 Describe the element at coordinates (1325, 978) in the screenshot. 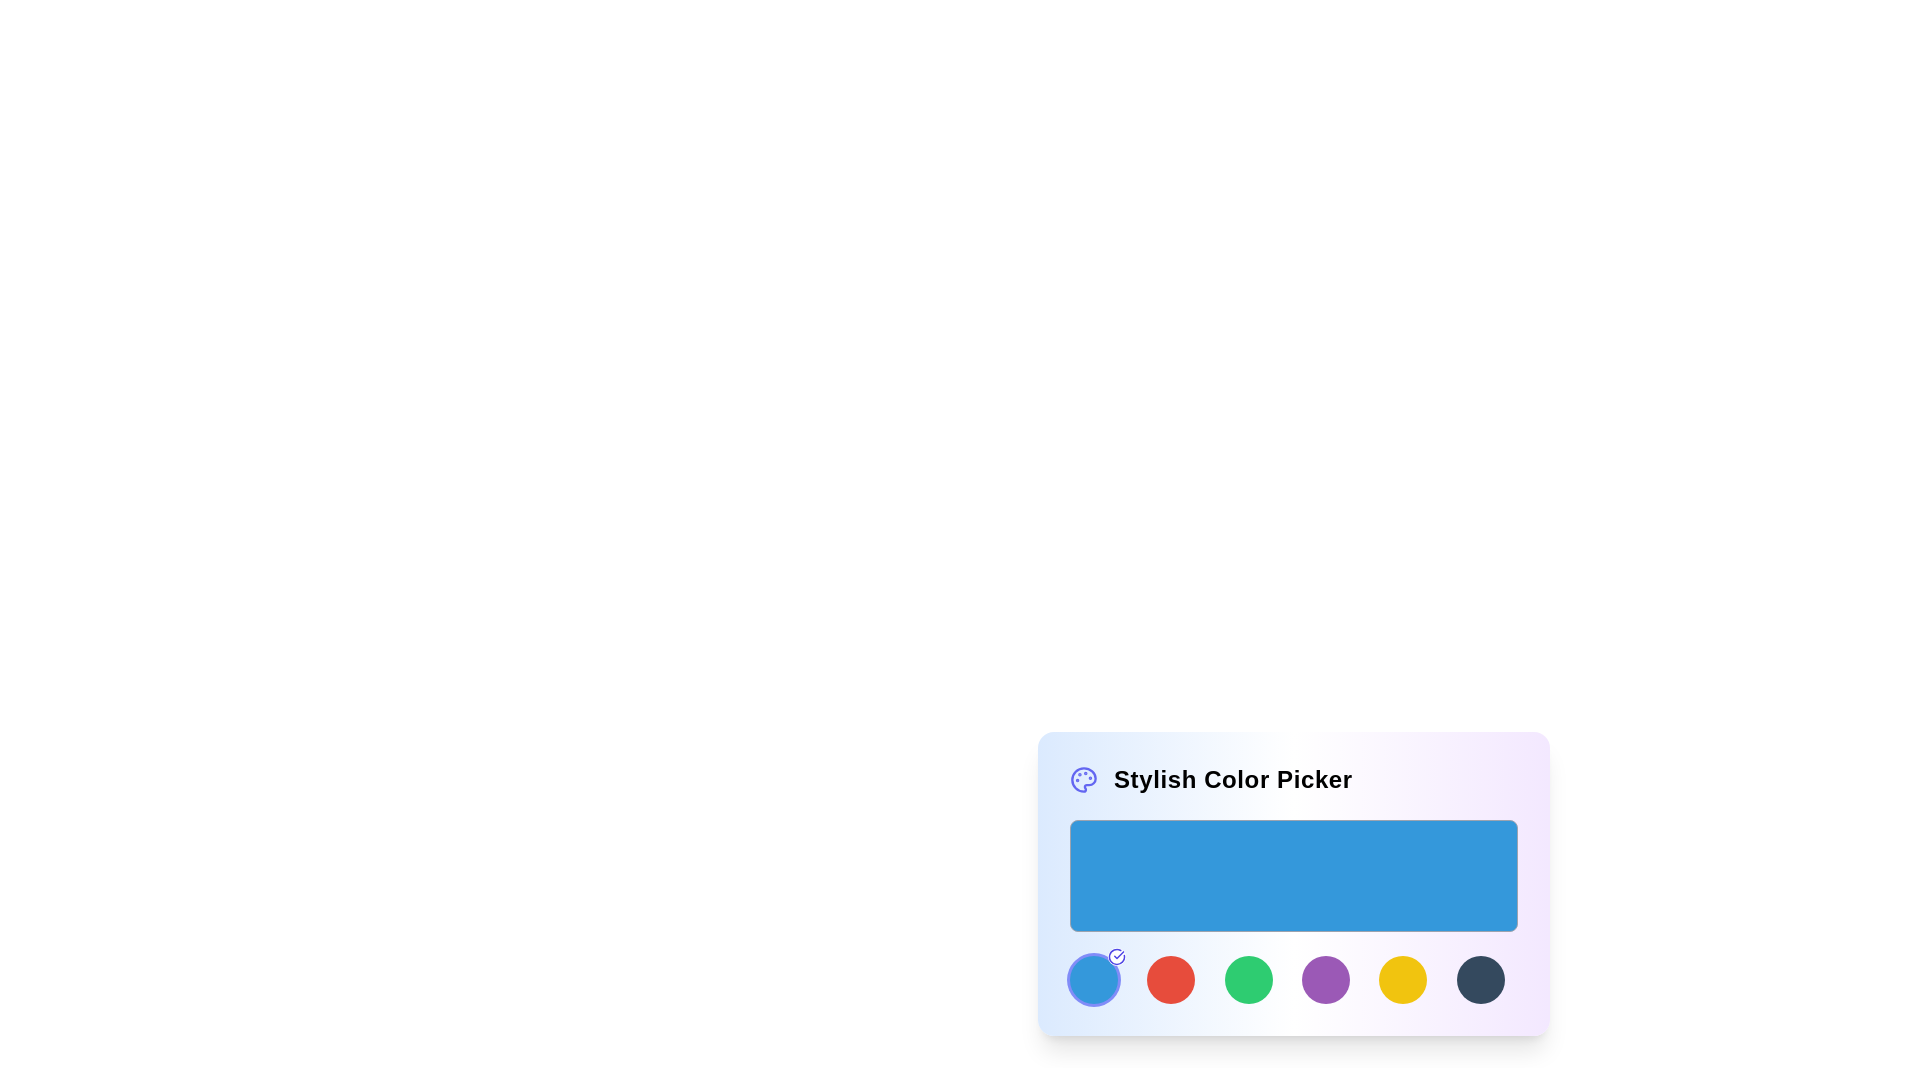

I see `the fifth circular color selection button located at the bottom of the interface` at that location.